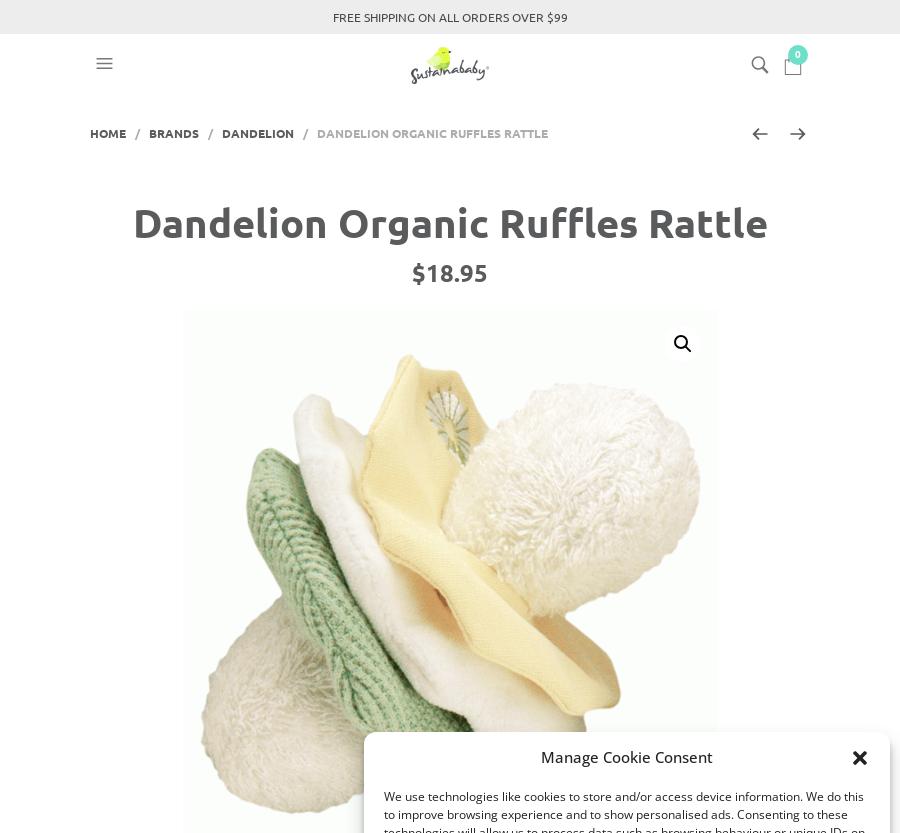  Describe the element at coordinates (449, 16) in the screenshot. I see `'FREE SHIPPING ON ALL ORDERS OVER $99'` at that location.